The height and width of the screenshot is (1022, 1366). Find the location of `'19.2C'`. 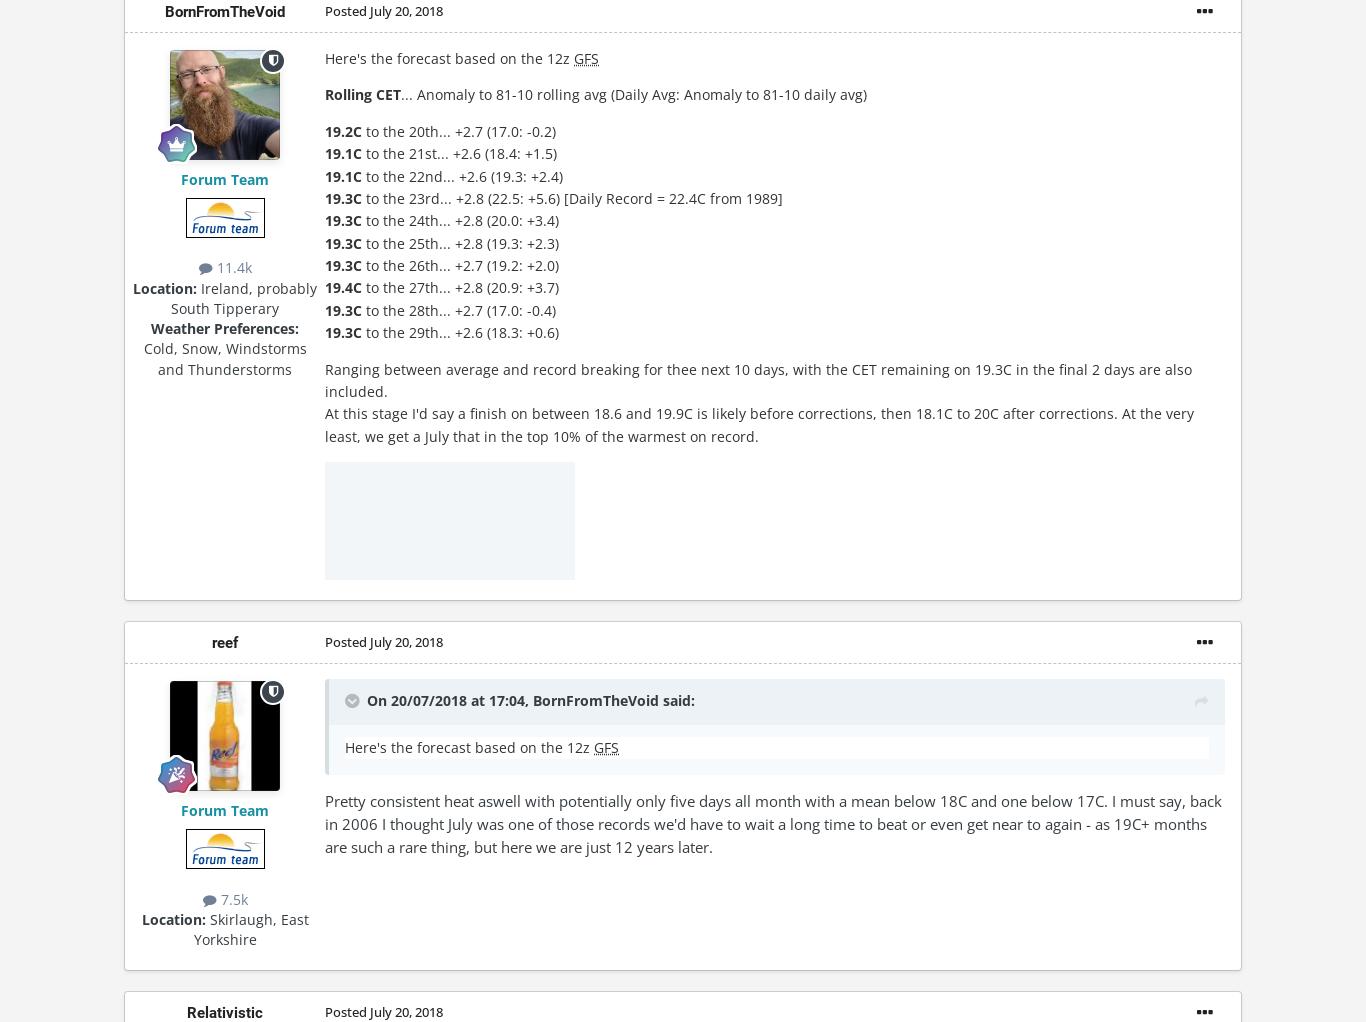

'19.2C' is located at coordinates (342, 130).